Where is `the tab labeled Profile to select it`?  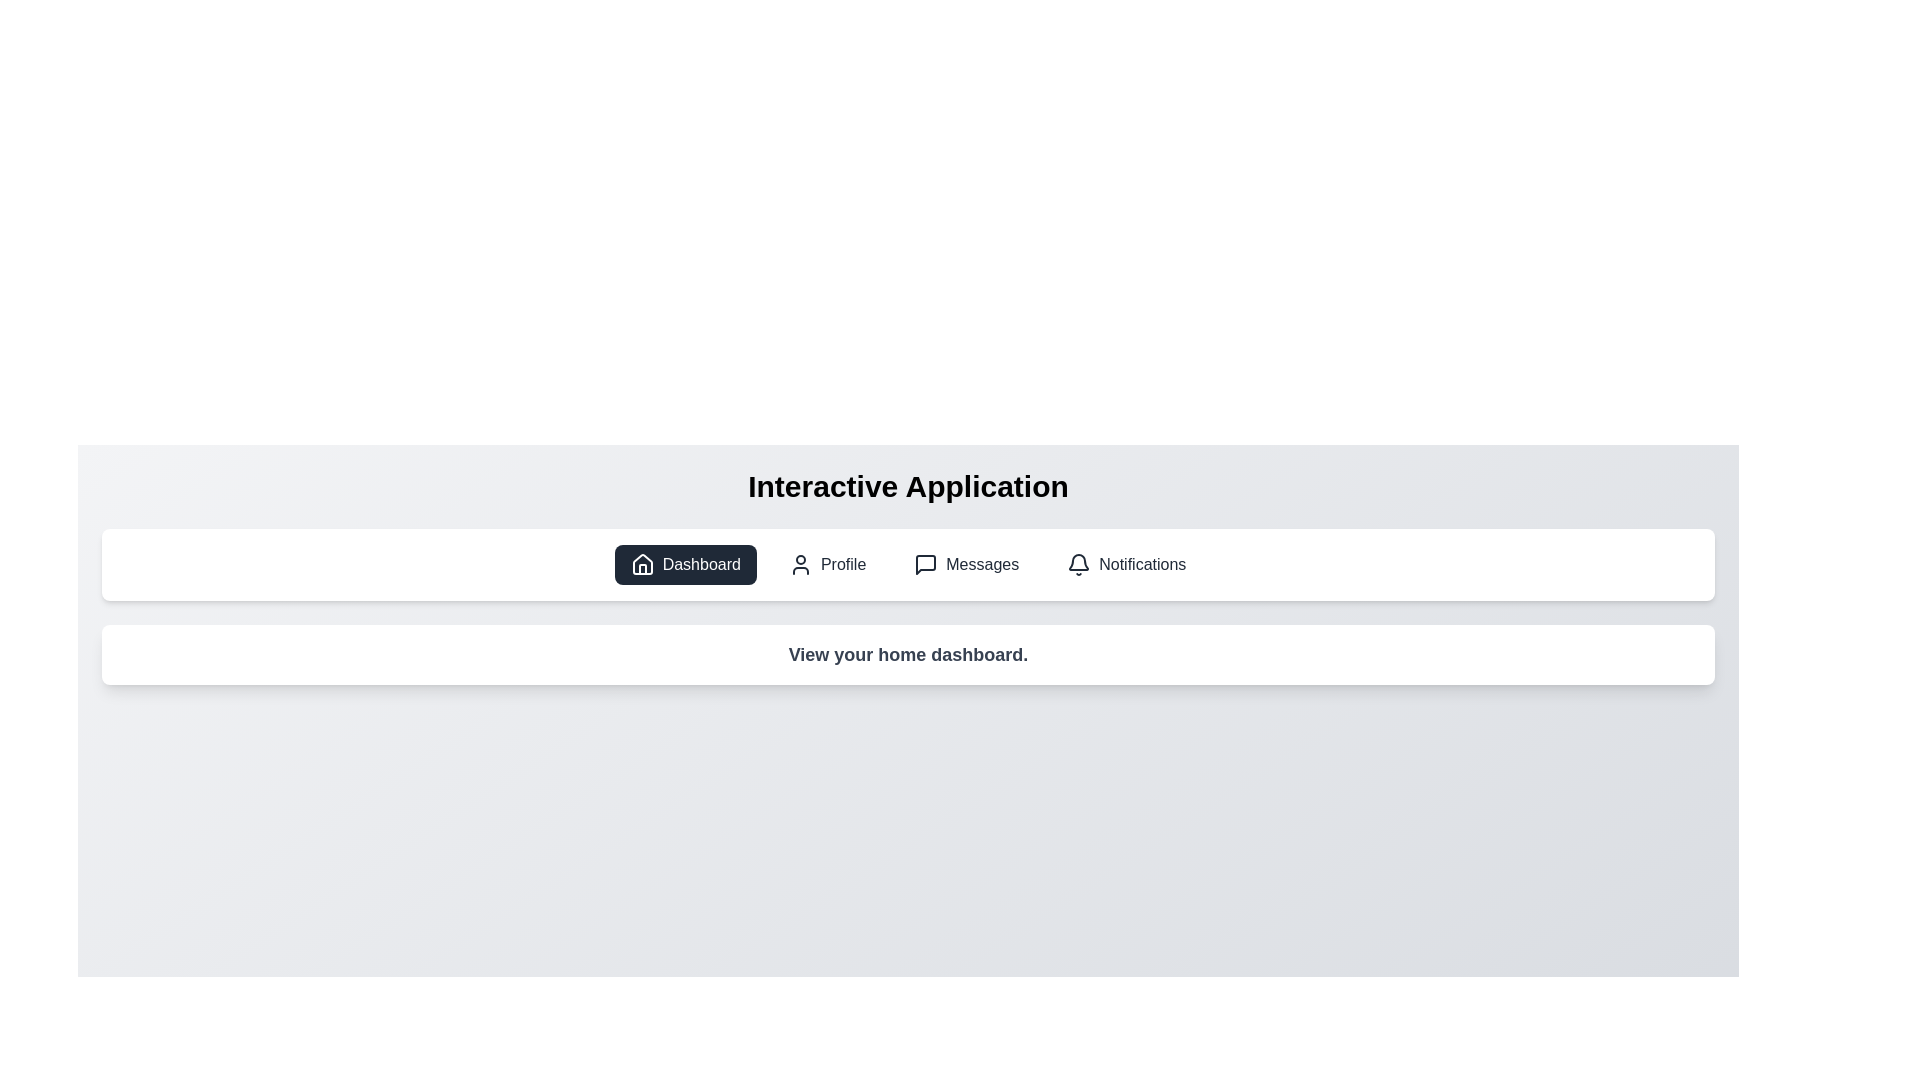
the tab labeled Profile to select it is located at coordinates (827, 564).